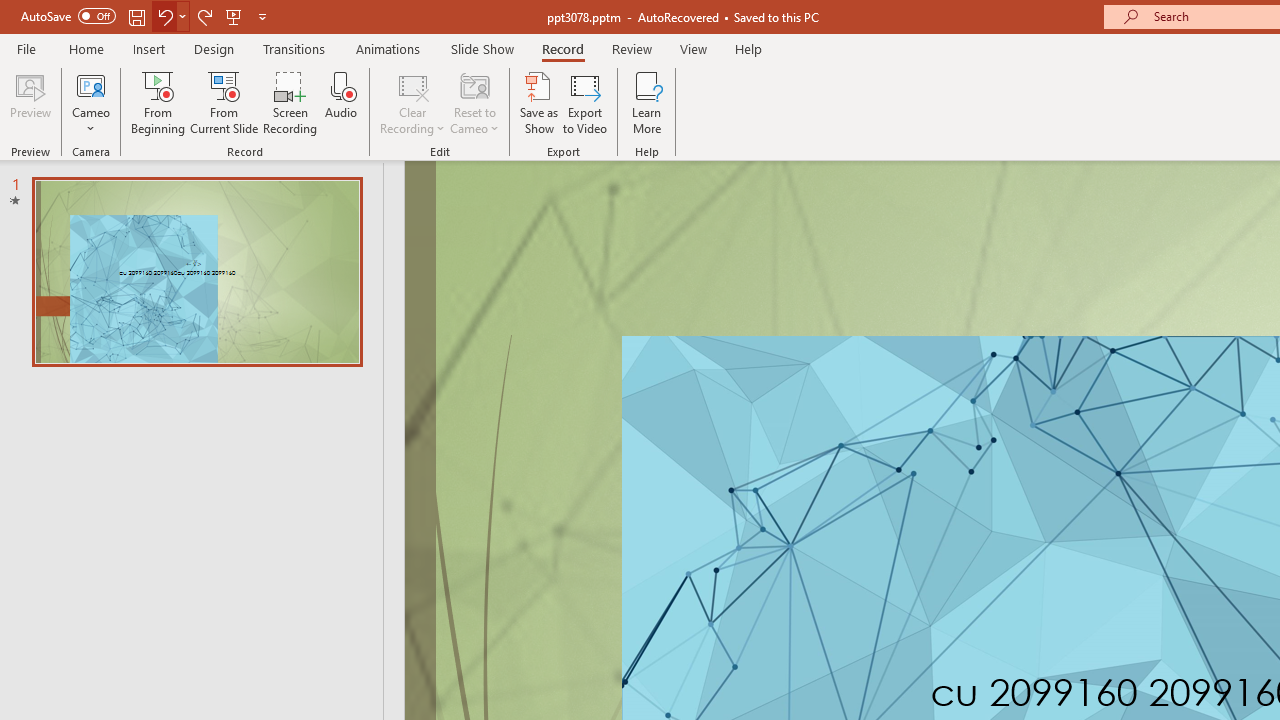 This screenshot has width=1280, height=720. I want to click on 'From Current Slide...', so click(224, 103).